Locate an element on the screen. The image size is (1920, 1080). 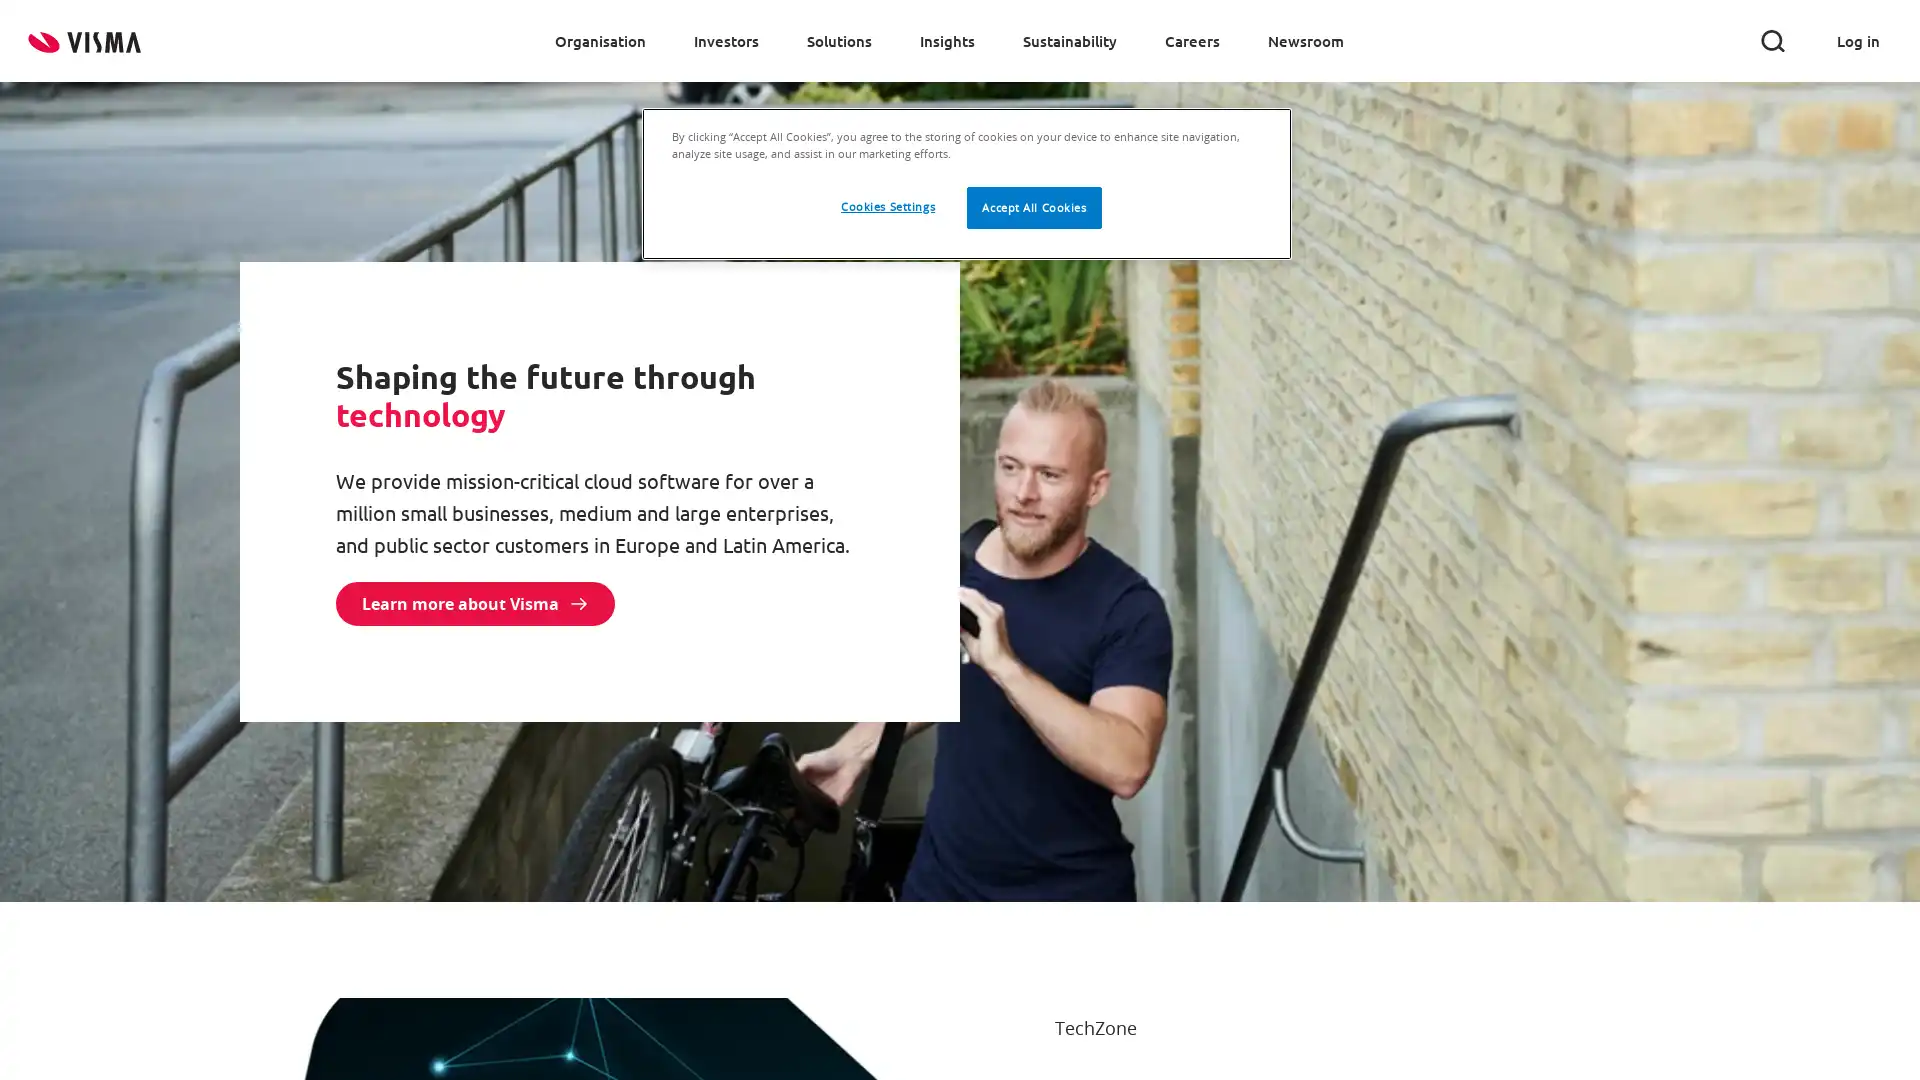
Cookies Settings is located at coordinates (886, 207).